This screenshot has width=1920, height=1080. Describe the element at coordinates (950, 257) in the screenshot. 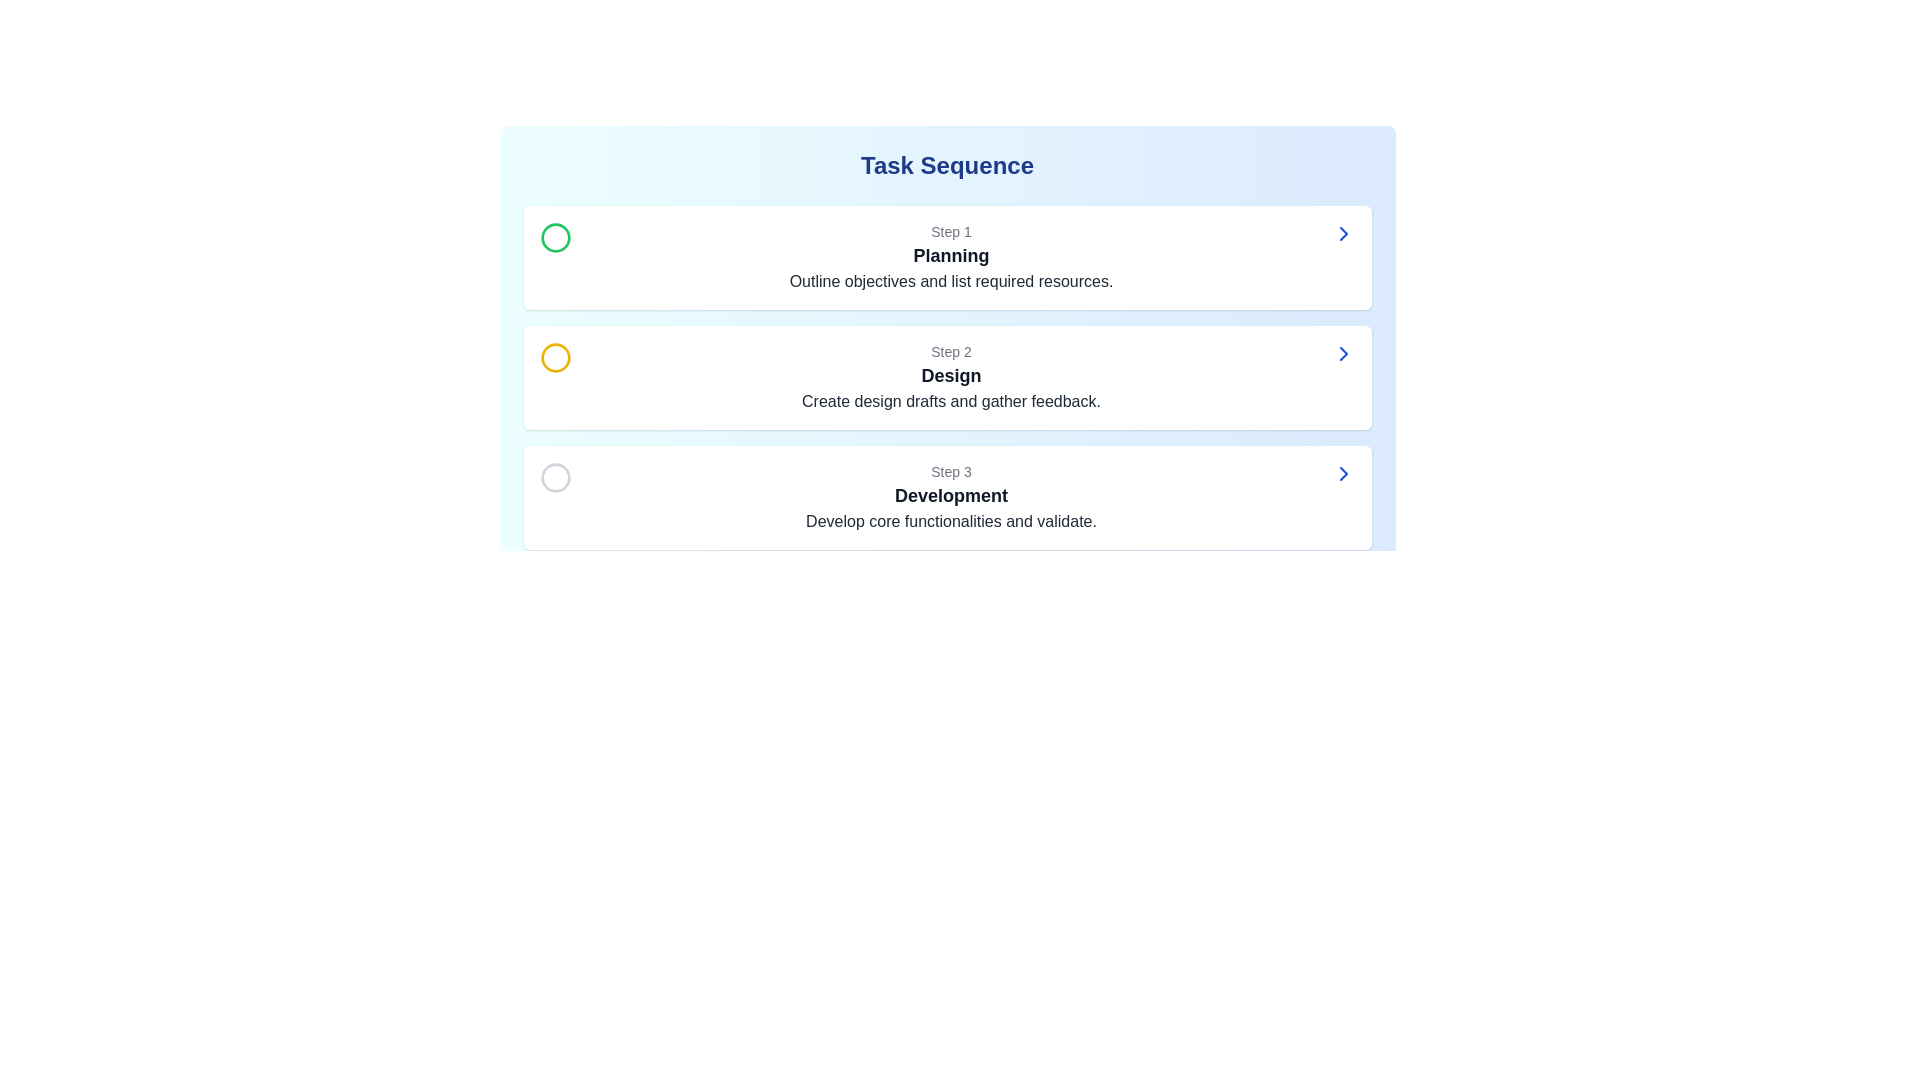

I see `the Textual information block that includes 'Step 1', 'Planning', and the description 'Outline objectives and list required resources.'` at that location.